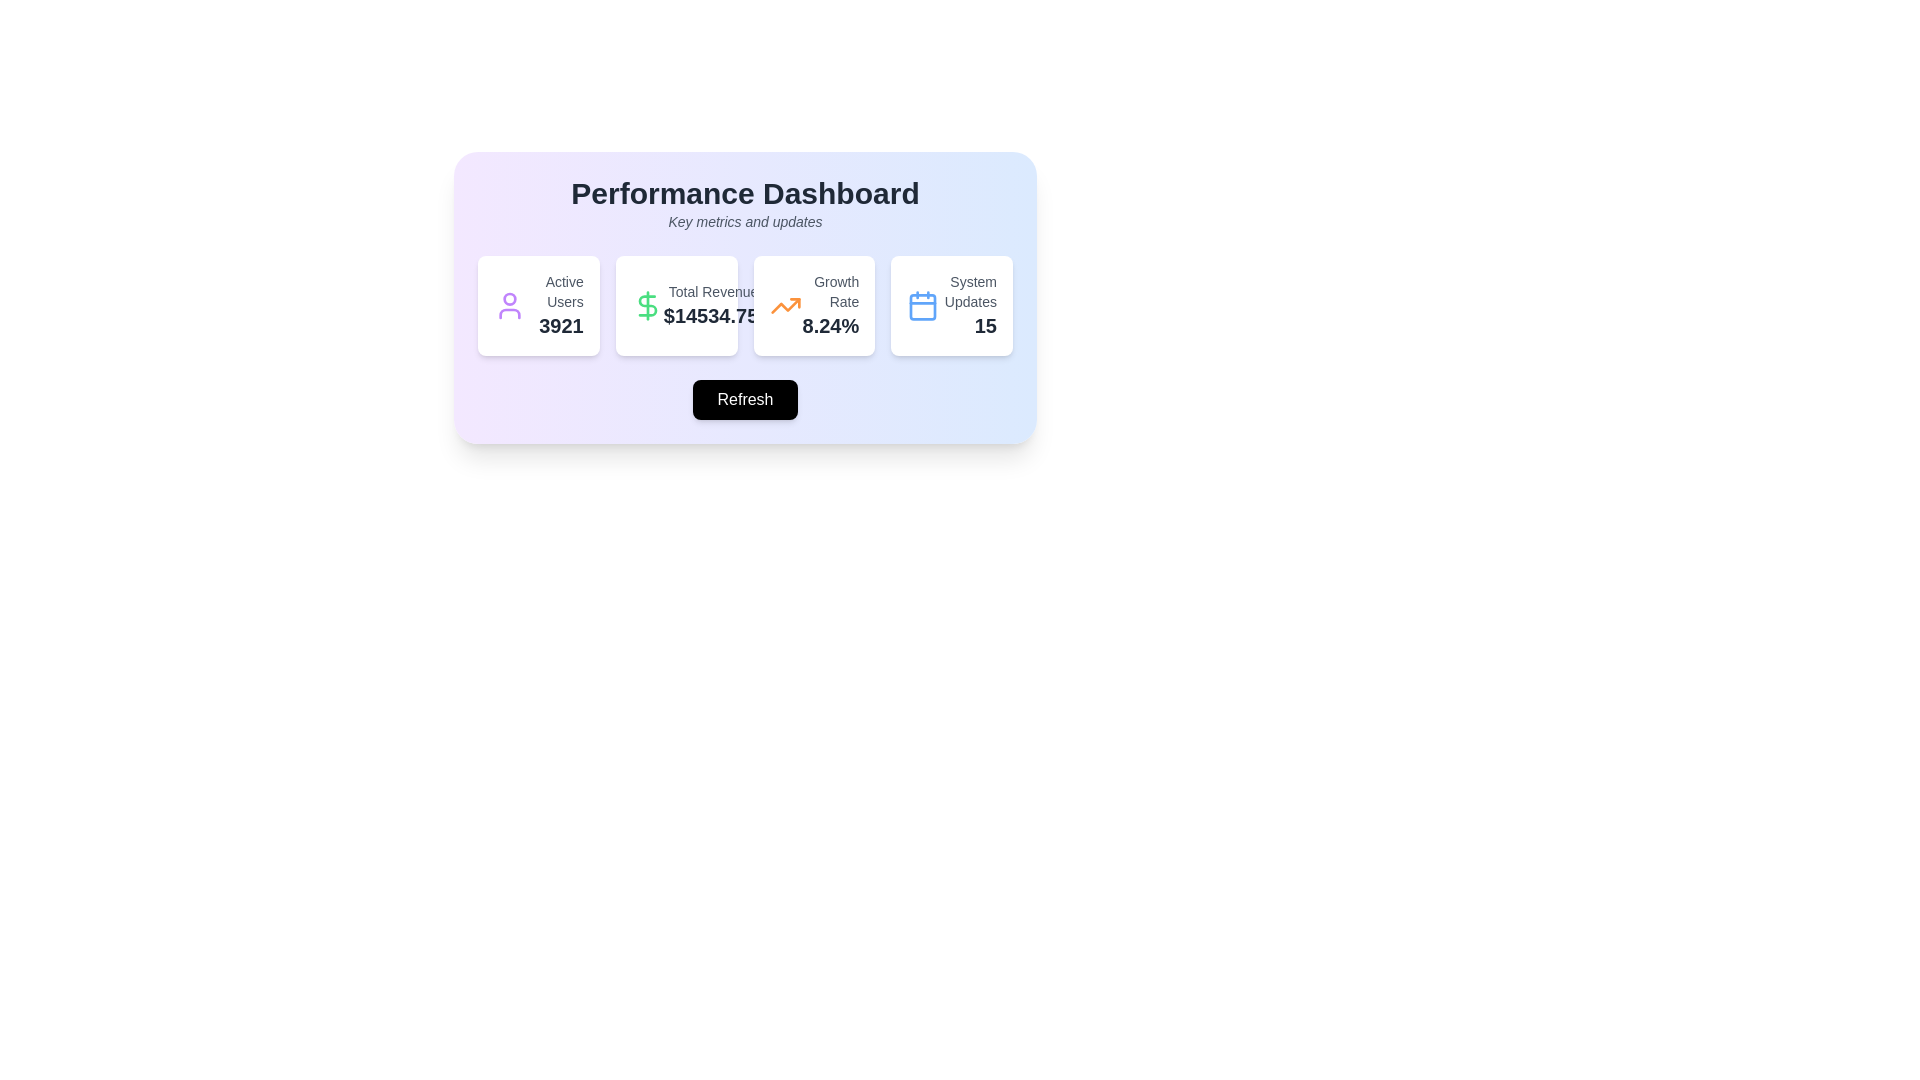  I want to click on the blue calendar icon located in the fourth card labeled 'System Updates', which is positioned above the number 15 and to the left of the text label, so click(922, 305).